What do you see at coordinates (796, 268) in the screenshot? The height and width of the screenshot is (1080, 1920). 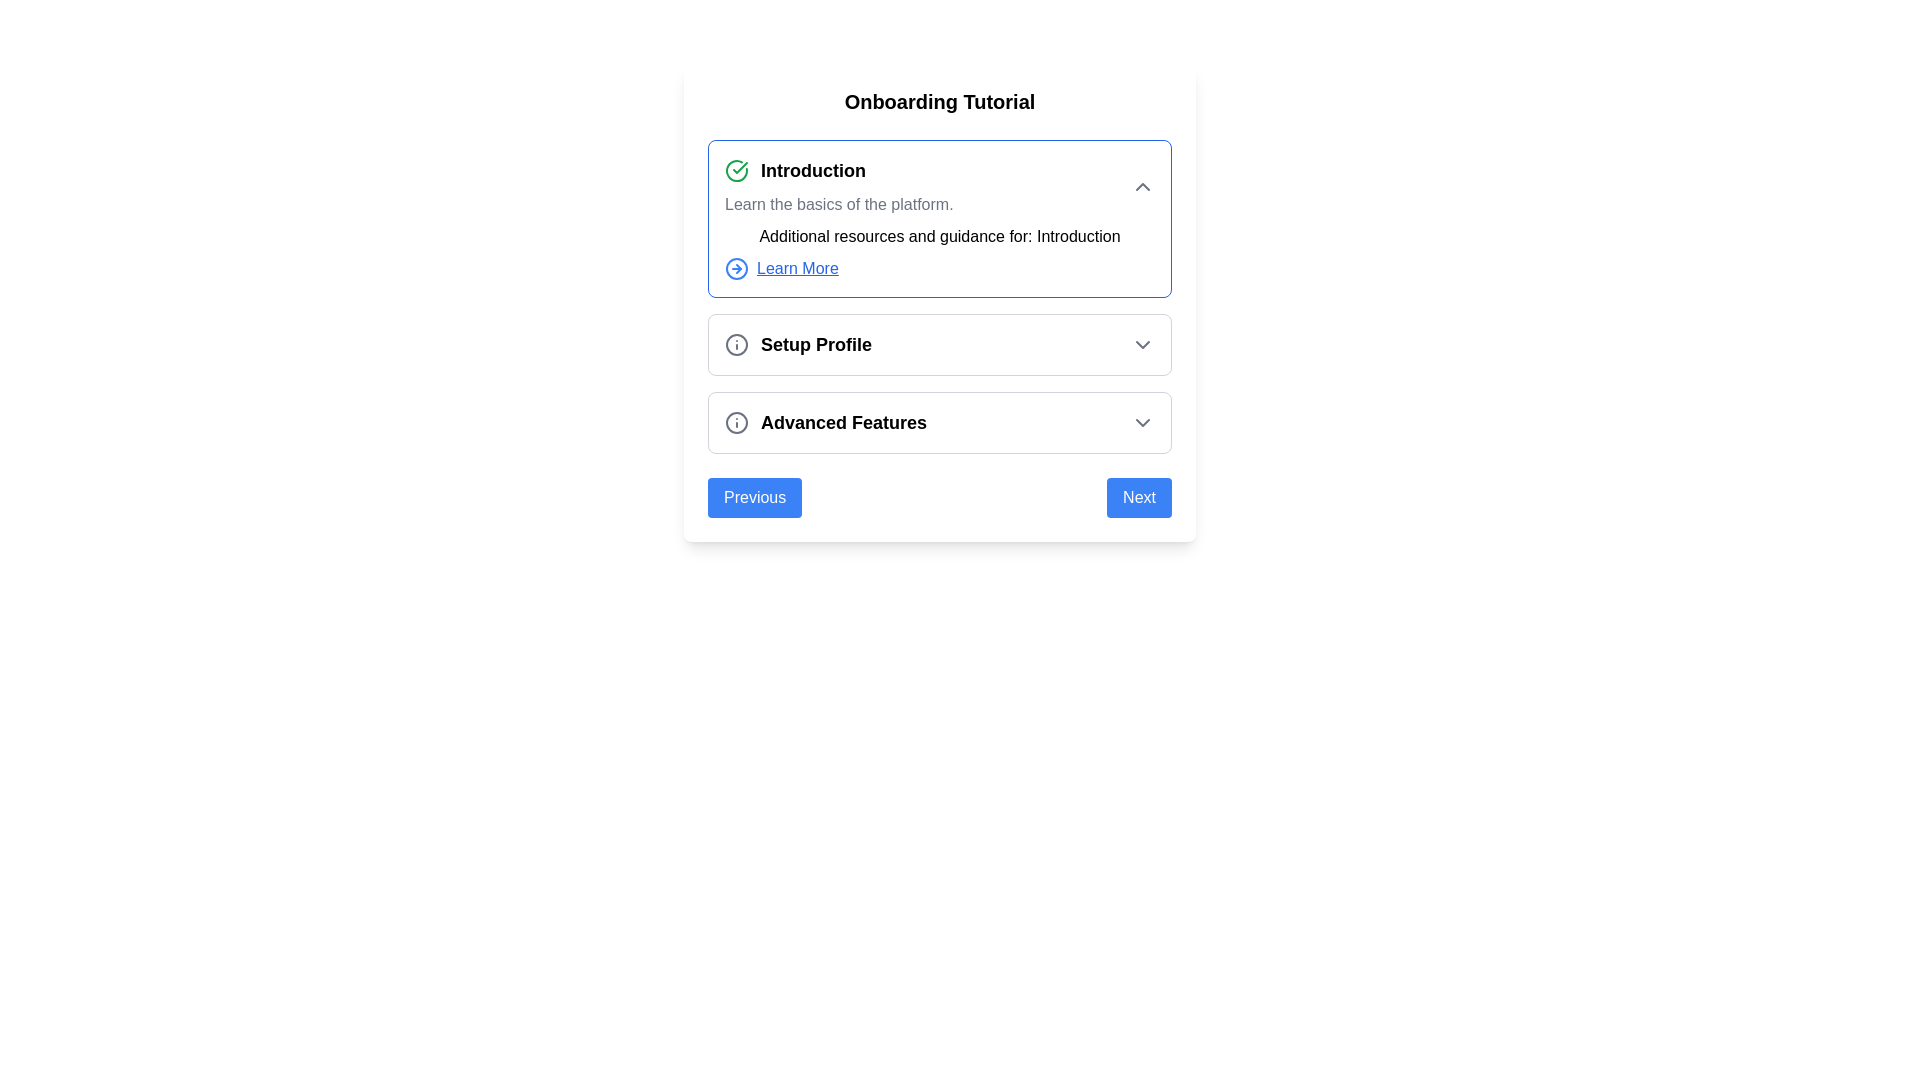 I see `the text link located to the right of the arrow symbol in the 'Introduction' section of the vertical stepper component` at bounding box center [796, 268].